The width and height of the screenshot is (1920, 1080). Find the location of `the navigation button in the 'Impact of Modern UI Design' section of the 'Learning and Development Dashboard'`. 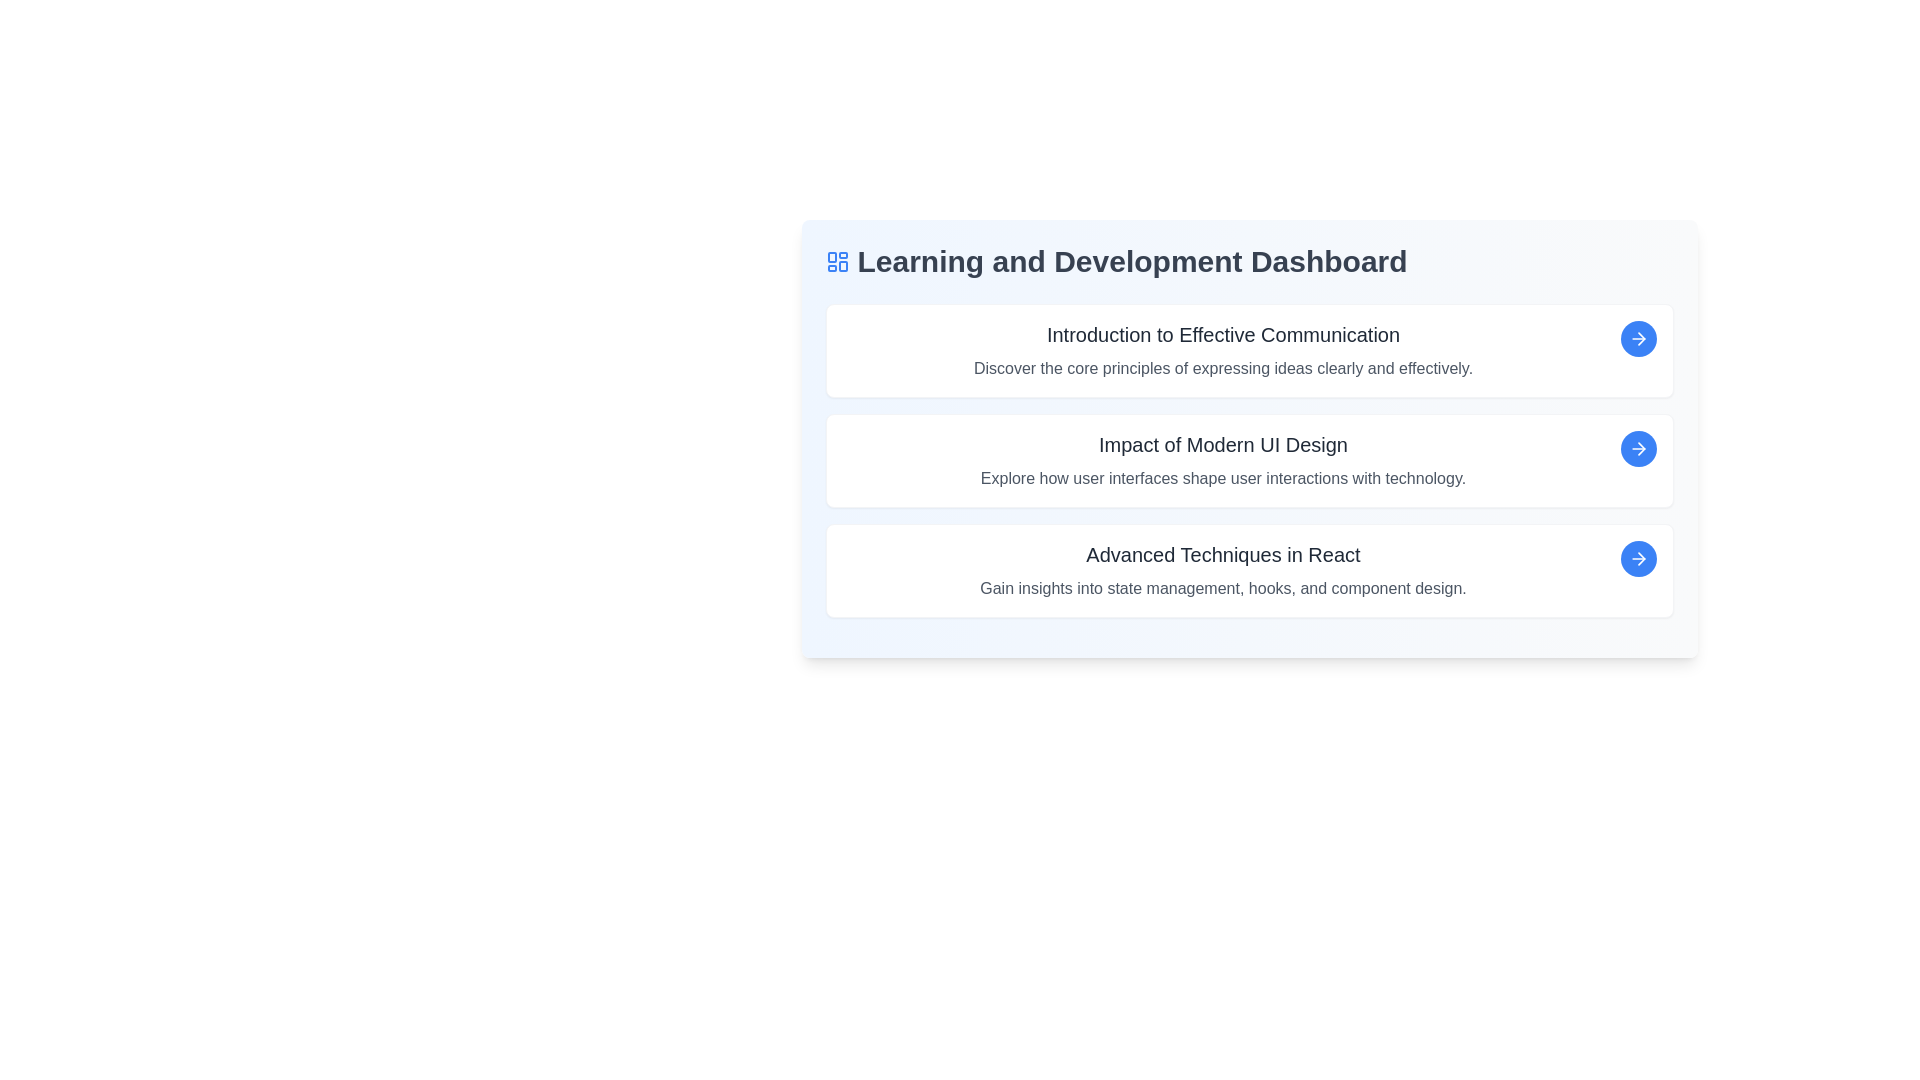

the navigation button in the 'Impact of Modern UI Design' section of the 'Learning and Development Dashboard' is located at coordinates (1638, 447).